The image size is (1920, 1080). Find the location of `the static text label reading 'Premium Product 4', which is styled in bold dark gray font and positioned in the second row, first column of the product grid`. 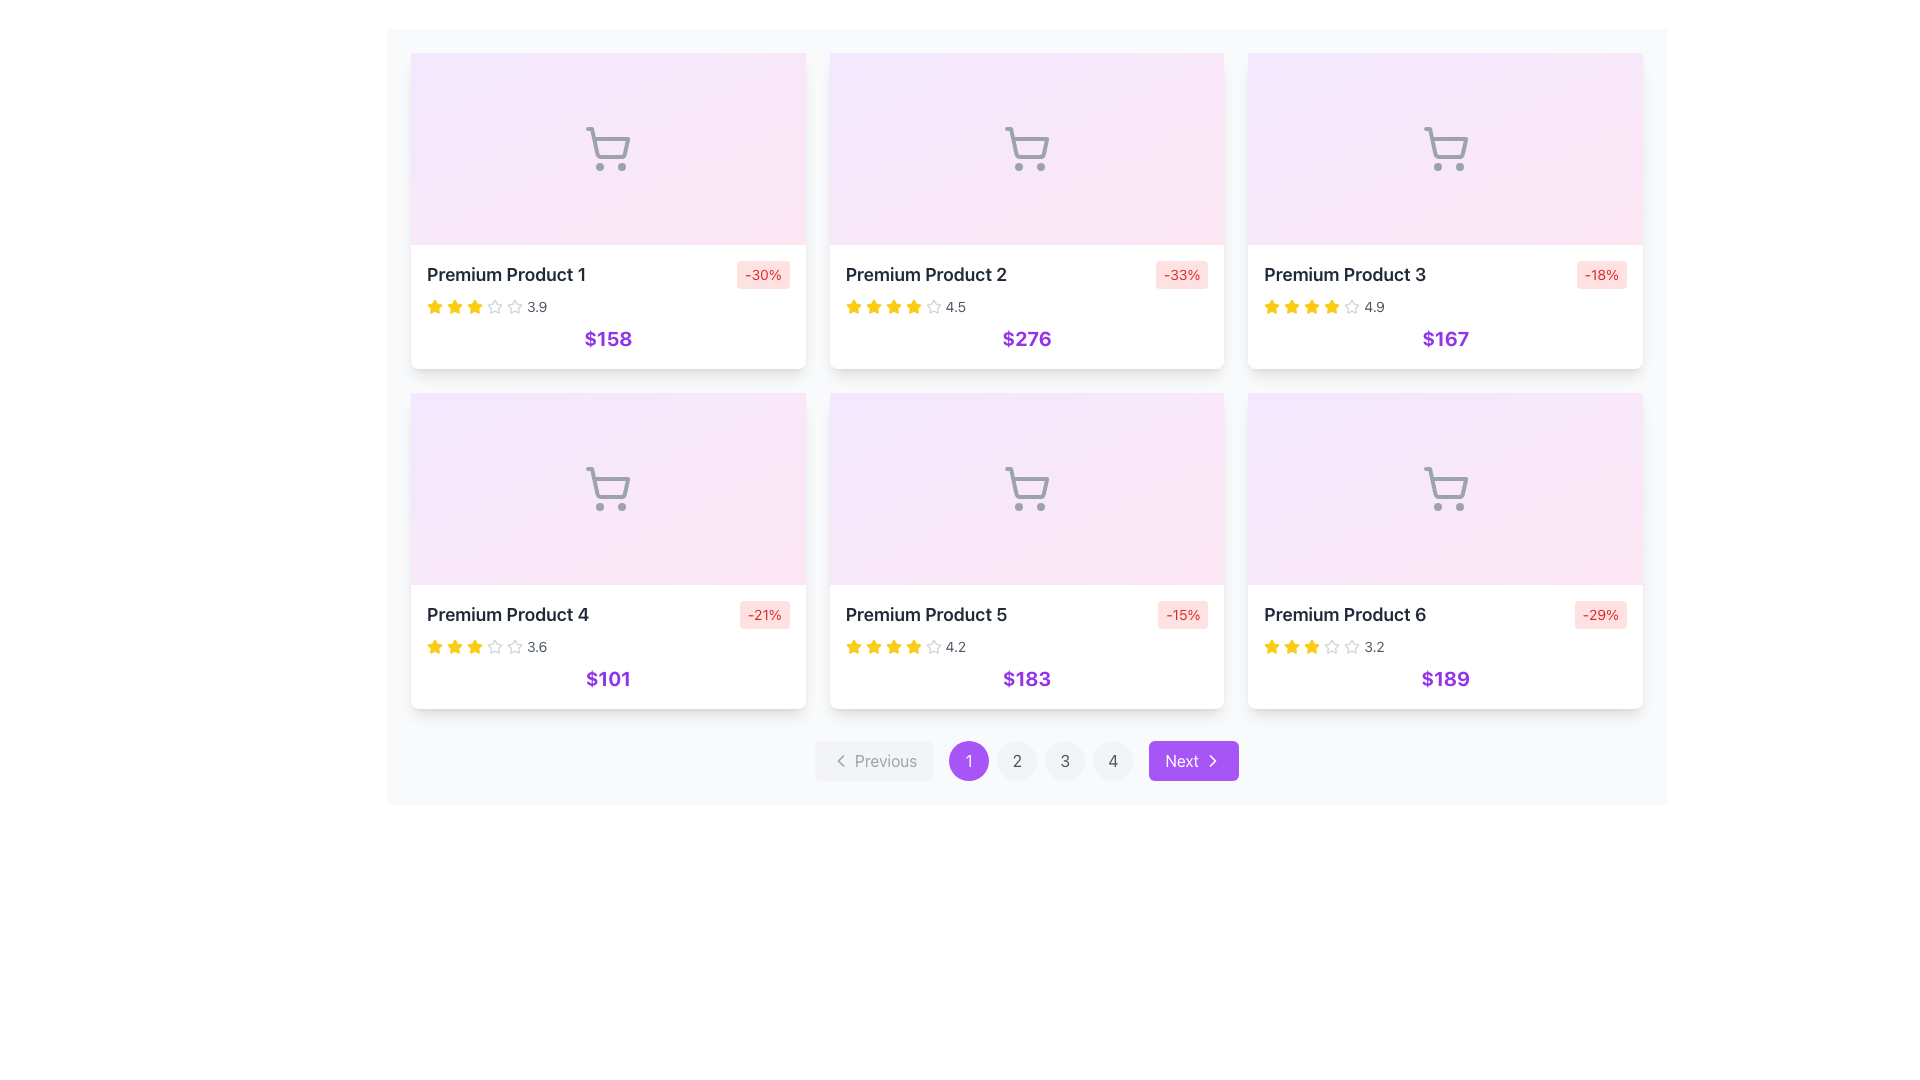

the static text label reading 'Premium Product 4', which is styled in bold dark gray font and positioned in the second row, first column of the product grid is located at coordinates (508, 613).